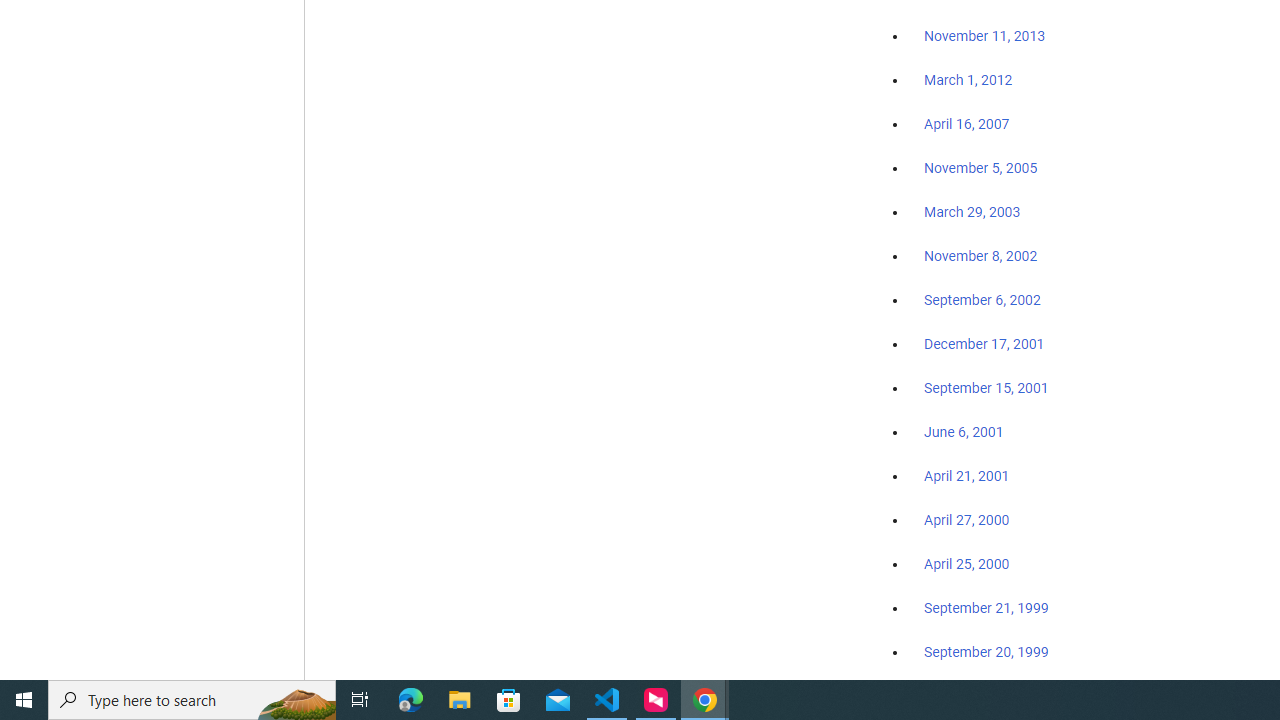 This screenshot has width=1280, height=720. What do you see at coordinates (984, 342) in the screenshot?
I see `'December 17, 2001'` at bounding box center [984, 342].